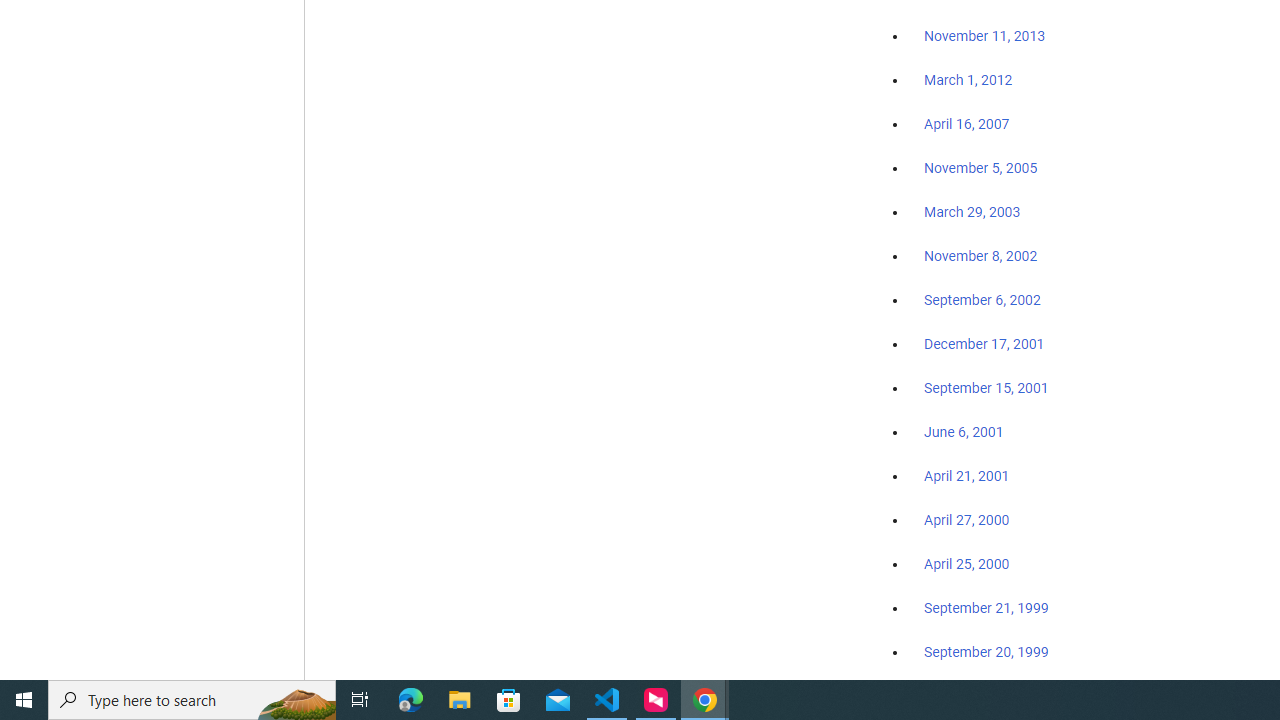 This screenshot has width=1280, height=720. What do you see at coordinates (984, 342) in the screenshot?
I see `'December 17, 2001'` at bounding box center [984, 342].